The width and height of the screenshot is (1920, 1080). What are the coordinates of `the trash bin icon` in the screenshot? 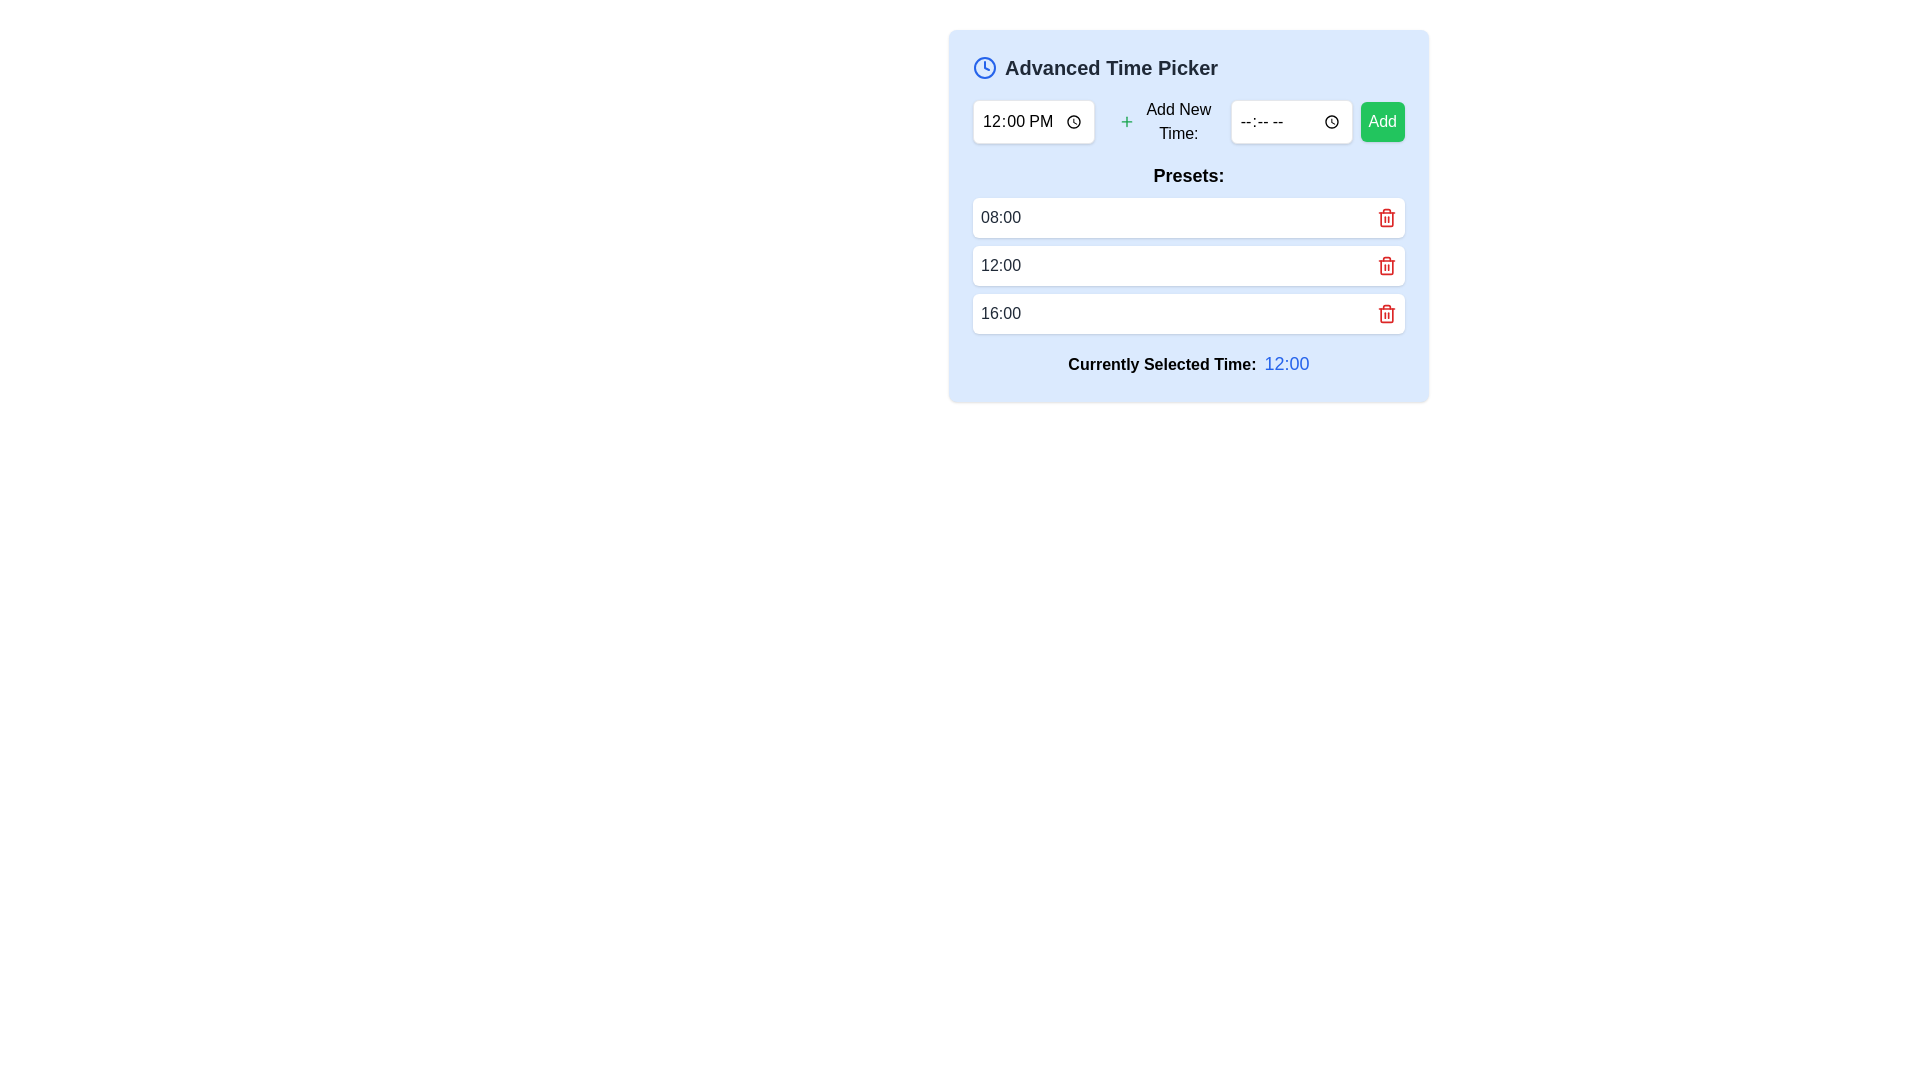 It's located at (1386, 219).